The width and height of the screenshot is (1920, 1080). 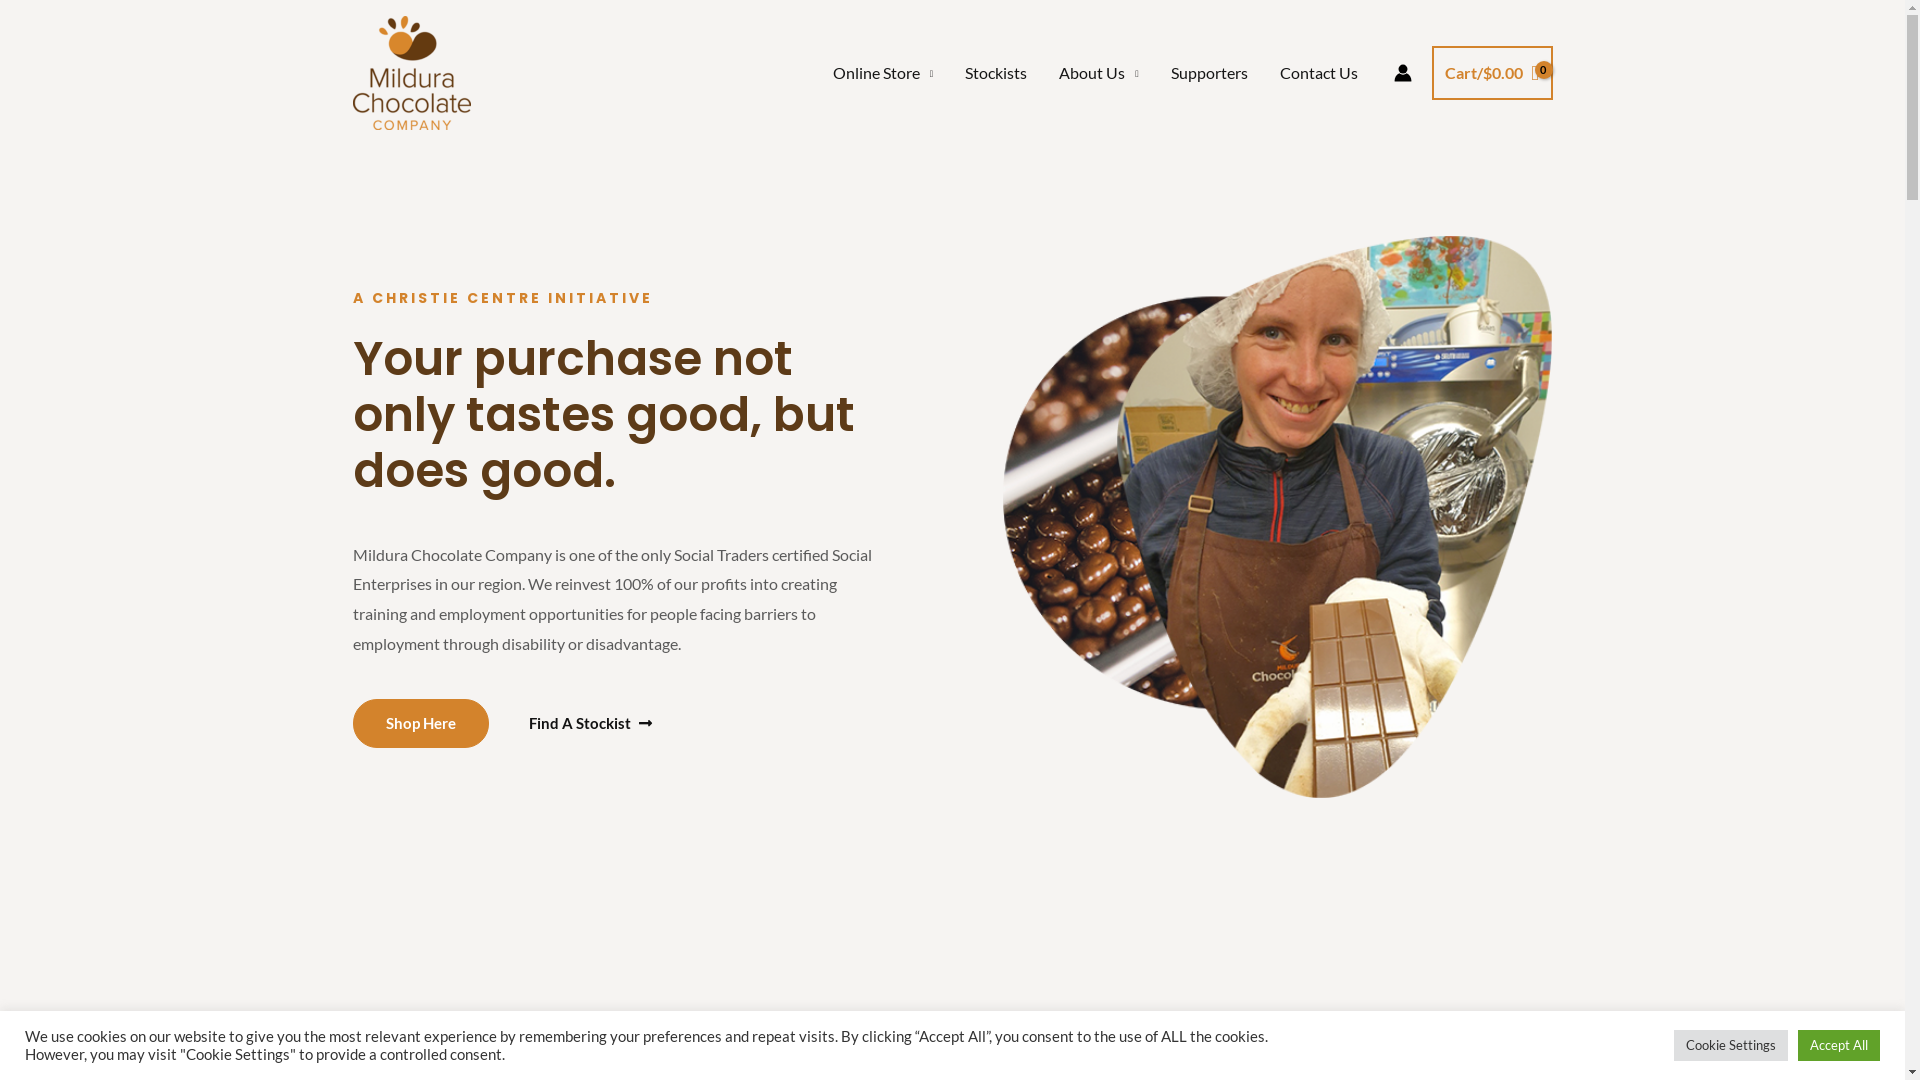 What do you see at coordinates (1838, 1044) in the screenshot?
I see `'Accept All'` at bounding box center [1838, 1044].